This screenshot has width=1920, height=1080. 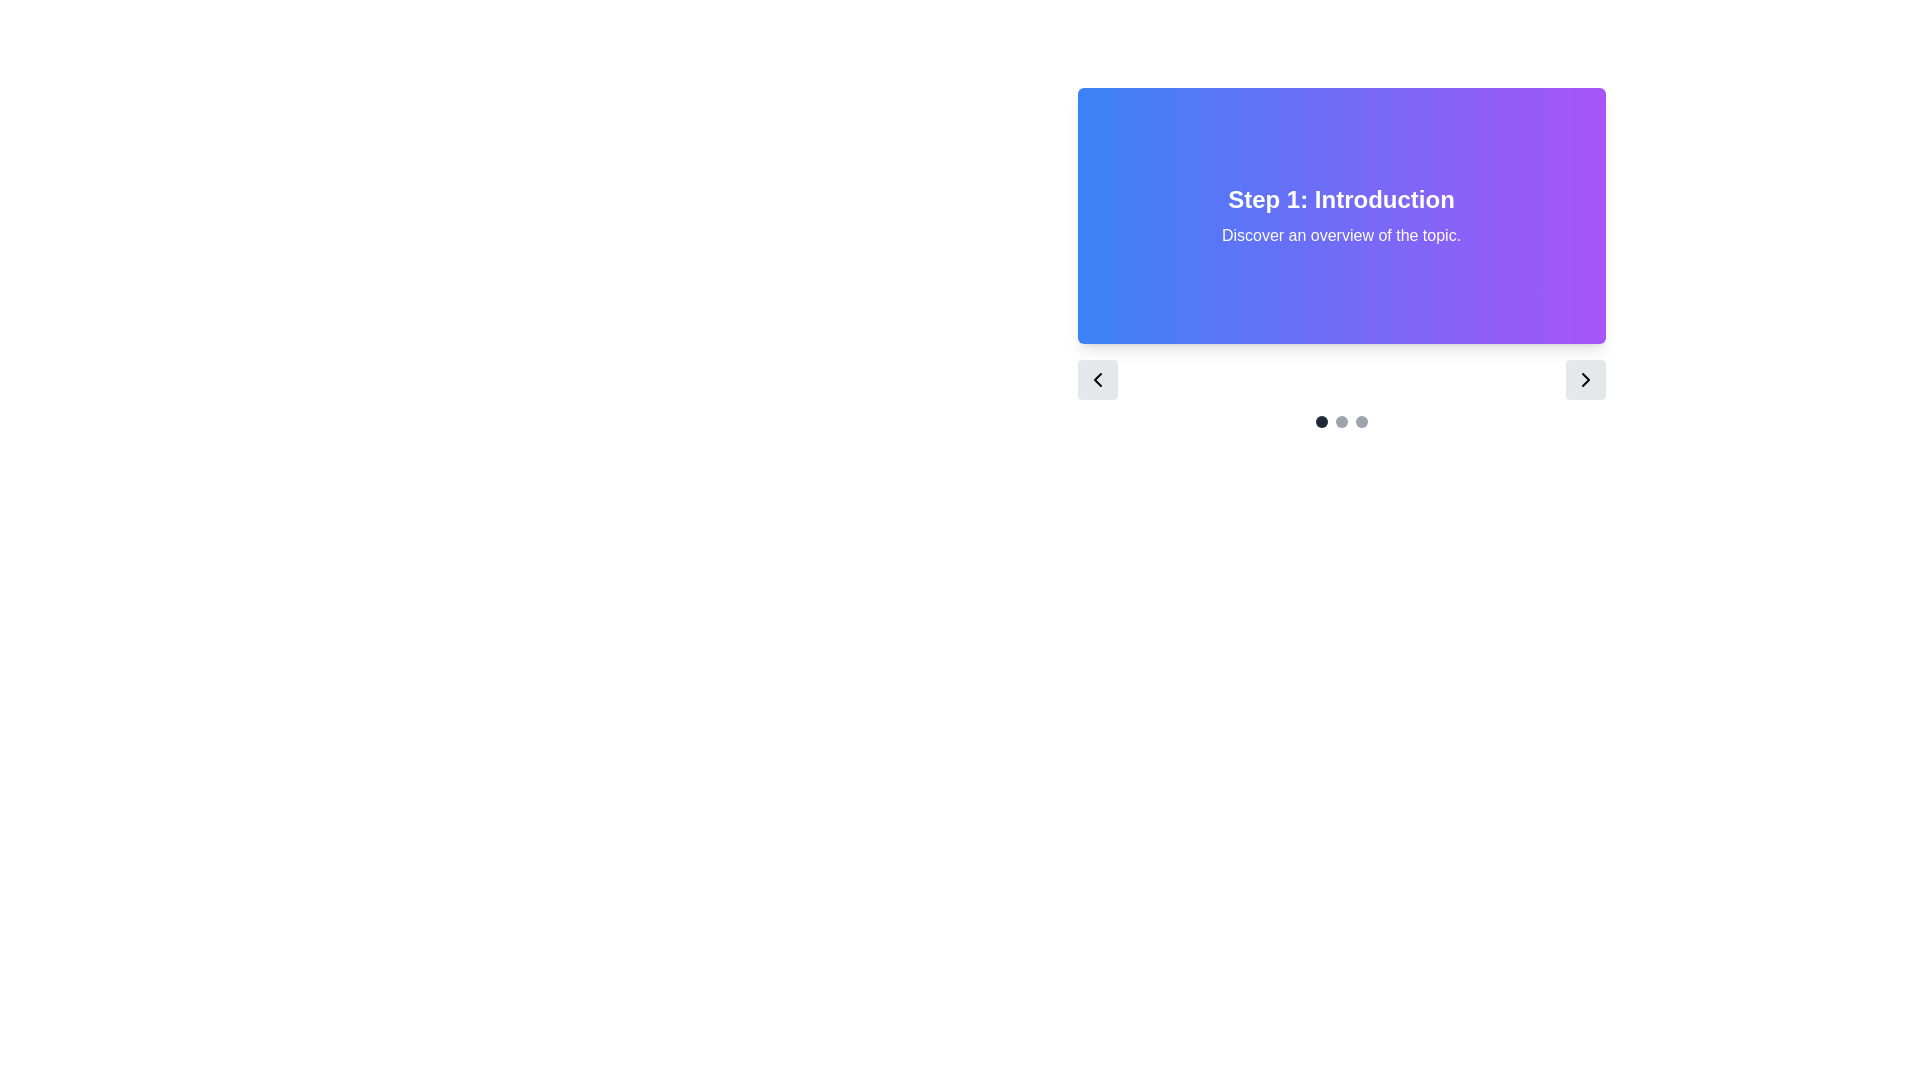 What do you see at coordinates (1341, 200) in the screenshot?
I see `the Text Label that serves as the header for the content presented in the card, indicating the first step in a sequence` at bounding box center [1341, 200].